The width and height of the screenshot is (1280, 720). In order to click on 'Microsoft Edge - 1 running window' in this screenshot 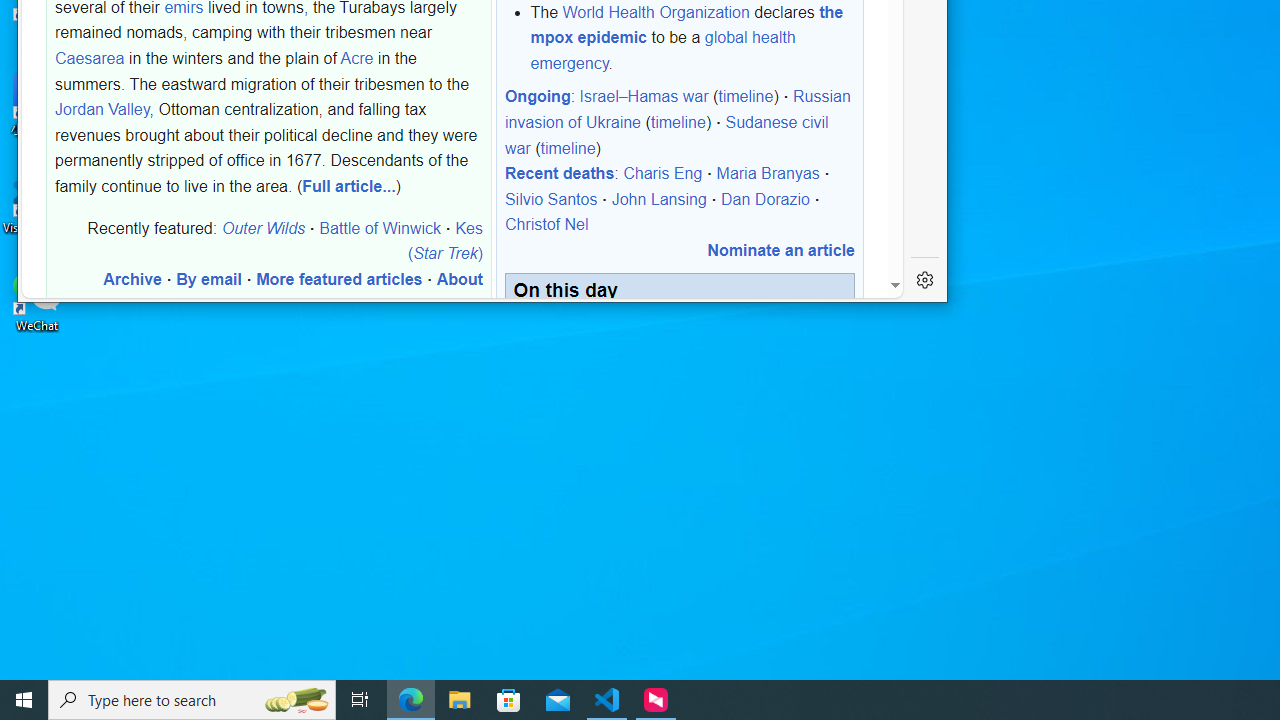, I will do `click(410, 698)`.